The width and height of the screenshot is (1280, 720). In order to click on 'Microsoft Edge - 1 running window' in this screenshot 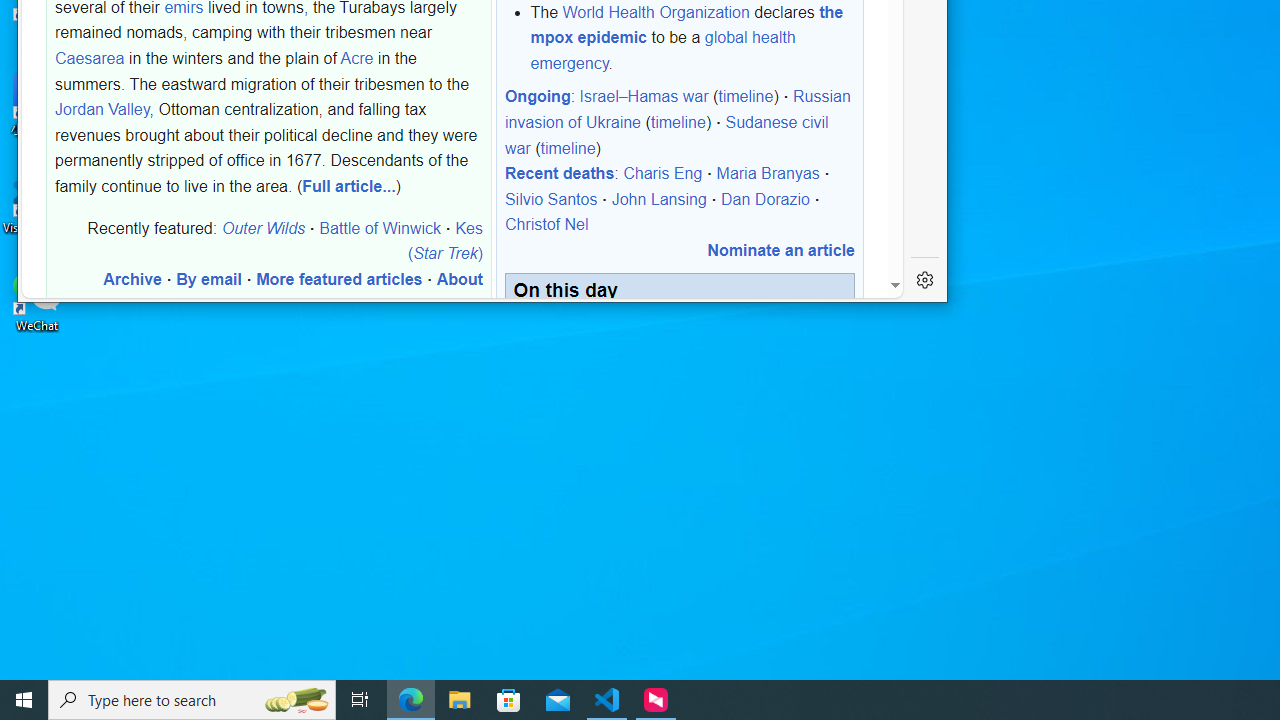, I will do `click(410, 698)`.